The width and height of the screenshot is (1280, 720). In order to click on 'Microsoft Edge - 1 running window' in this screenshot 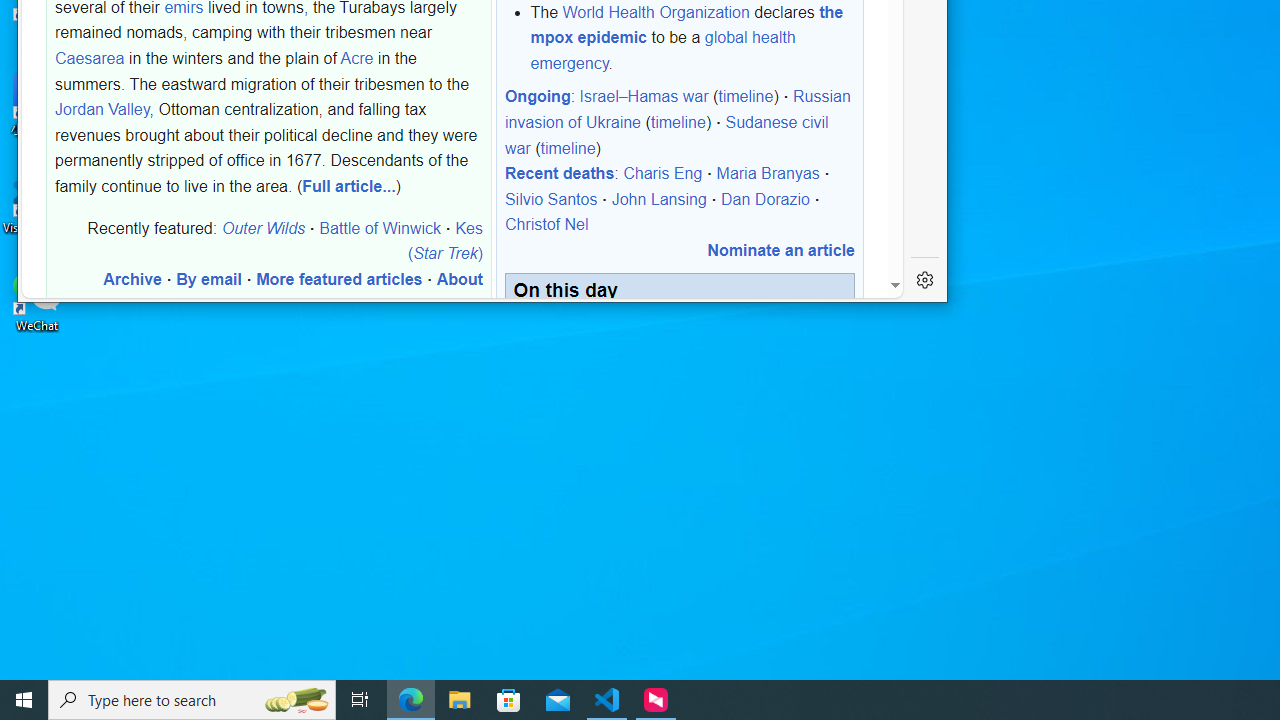, I will do `click(410, 698)`.